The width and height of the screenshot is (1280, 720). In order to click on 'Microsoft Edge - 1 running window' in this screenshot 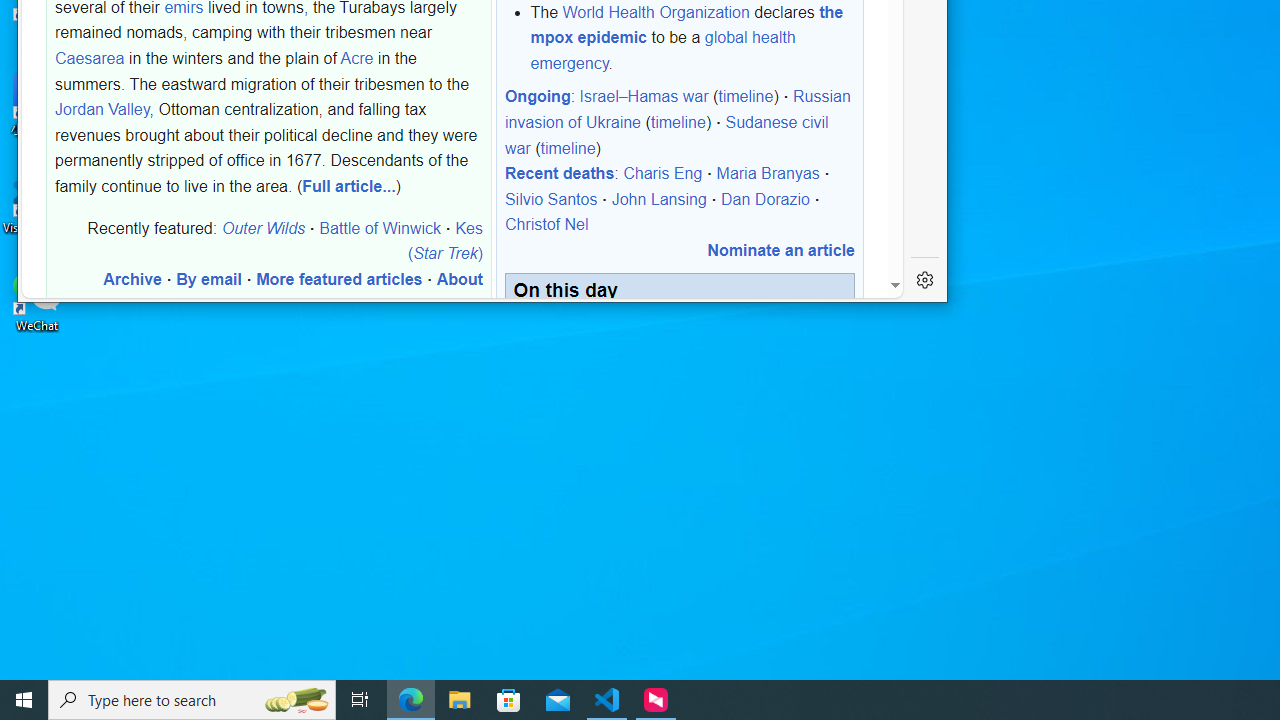, I will do `click(410, 698)`.